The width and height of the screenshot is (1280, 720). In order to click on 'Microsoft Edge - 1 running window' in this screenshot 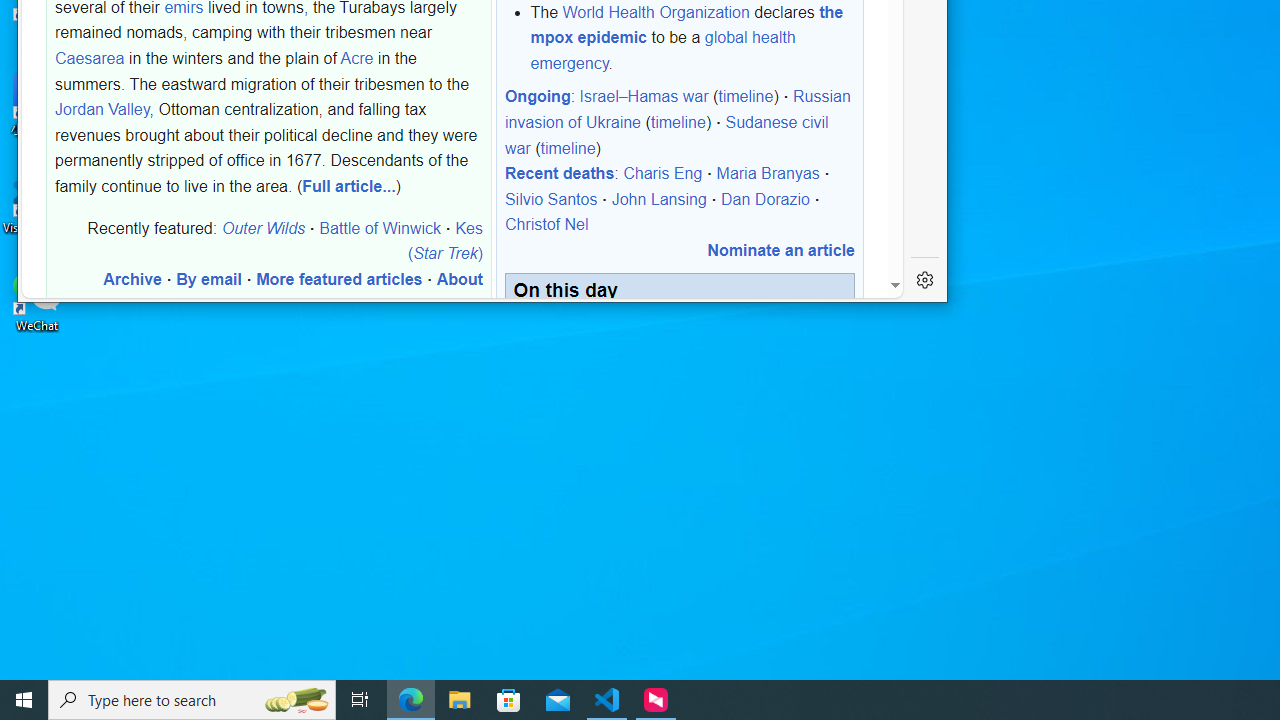, I will do `click(410, 698)`.